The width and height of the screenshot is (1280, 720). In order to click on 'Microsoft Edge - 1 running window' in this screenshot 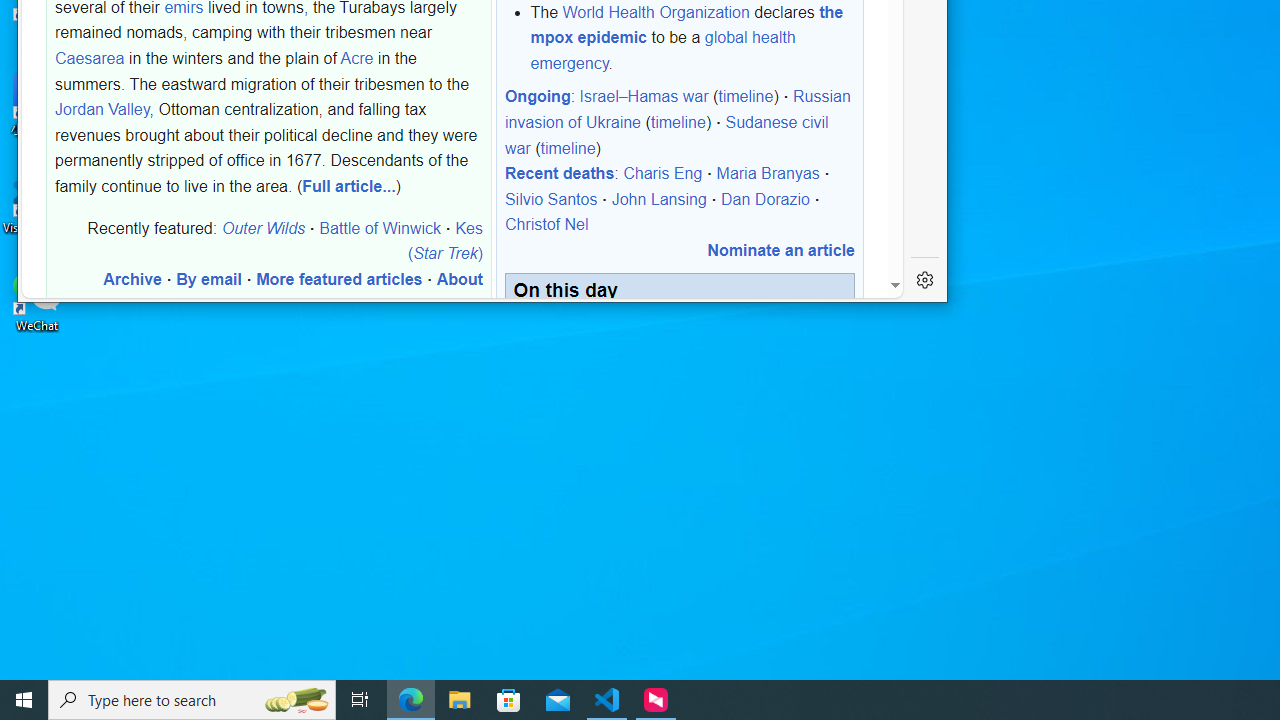, I will do `click(410, 698)`.